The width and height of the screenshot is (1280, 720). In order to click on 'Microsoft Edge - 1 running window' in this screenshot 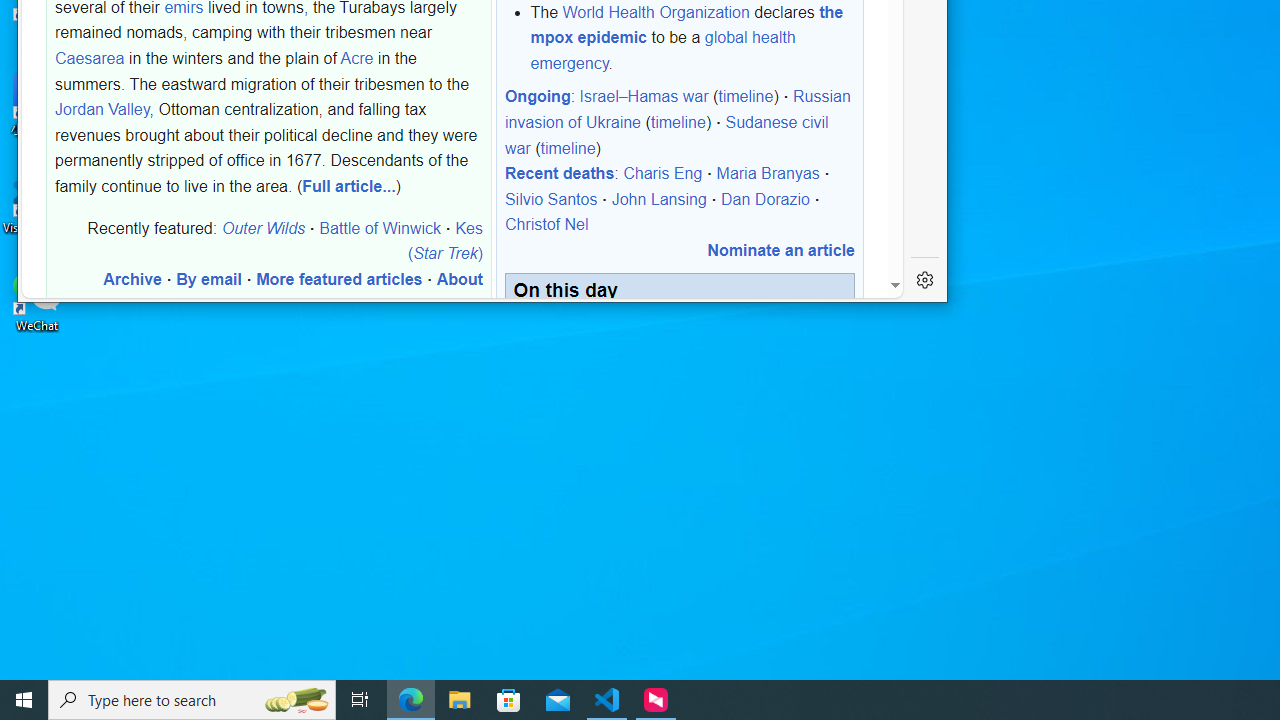, I will do `click(410, 698)`.